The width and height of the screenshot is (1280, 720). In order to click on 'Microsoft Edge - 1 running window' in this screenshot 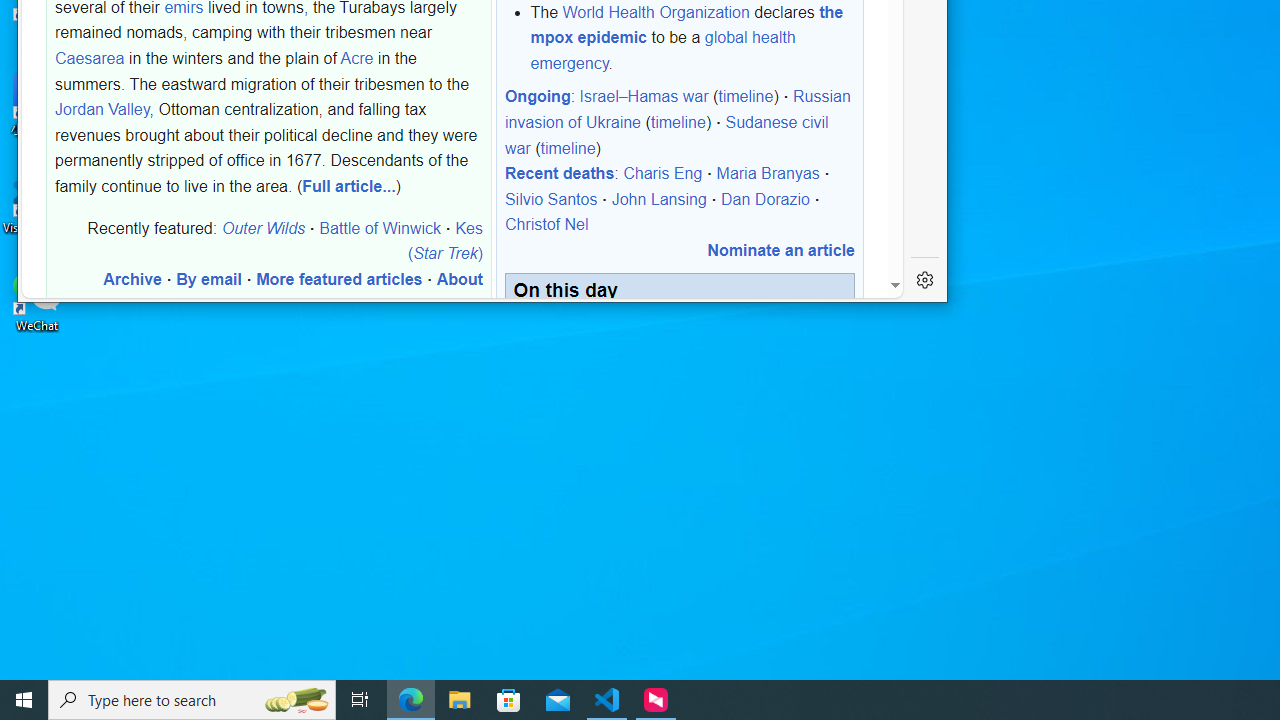, I will do `click(410, 698)`.